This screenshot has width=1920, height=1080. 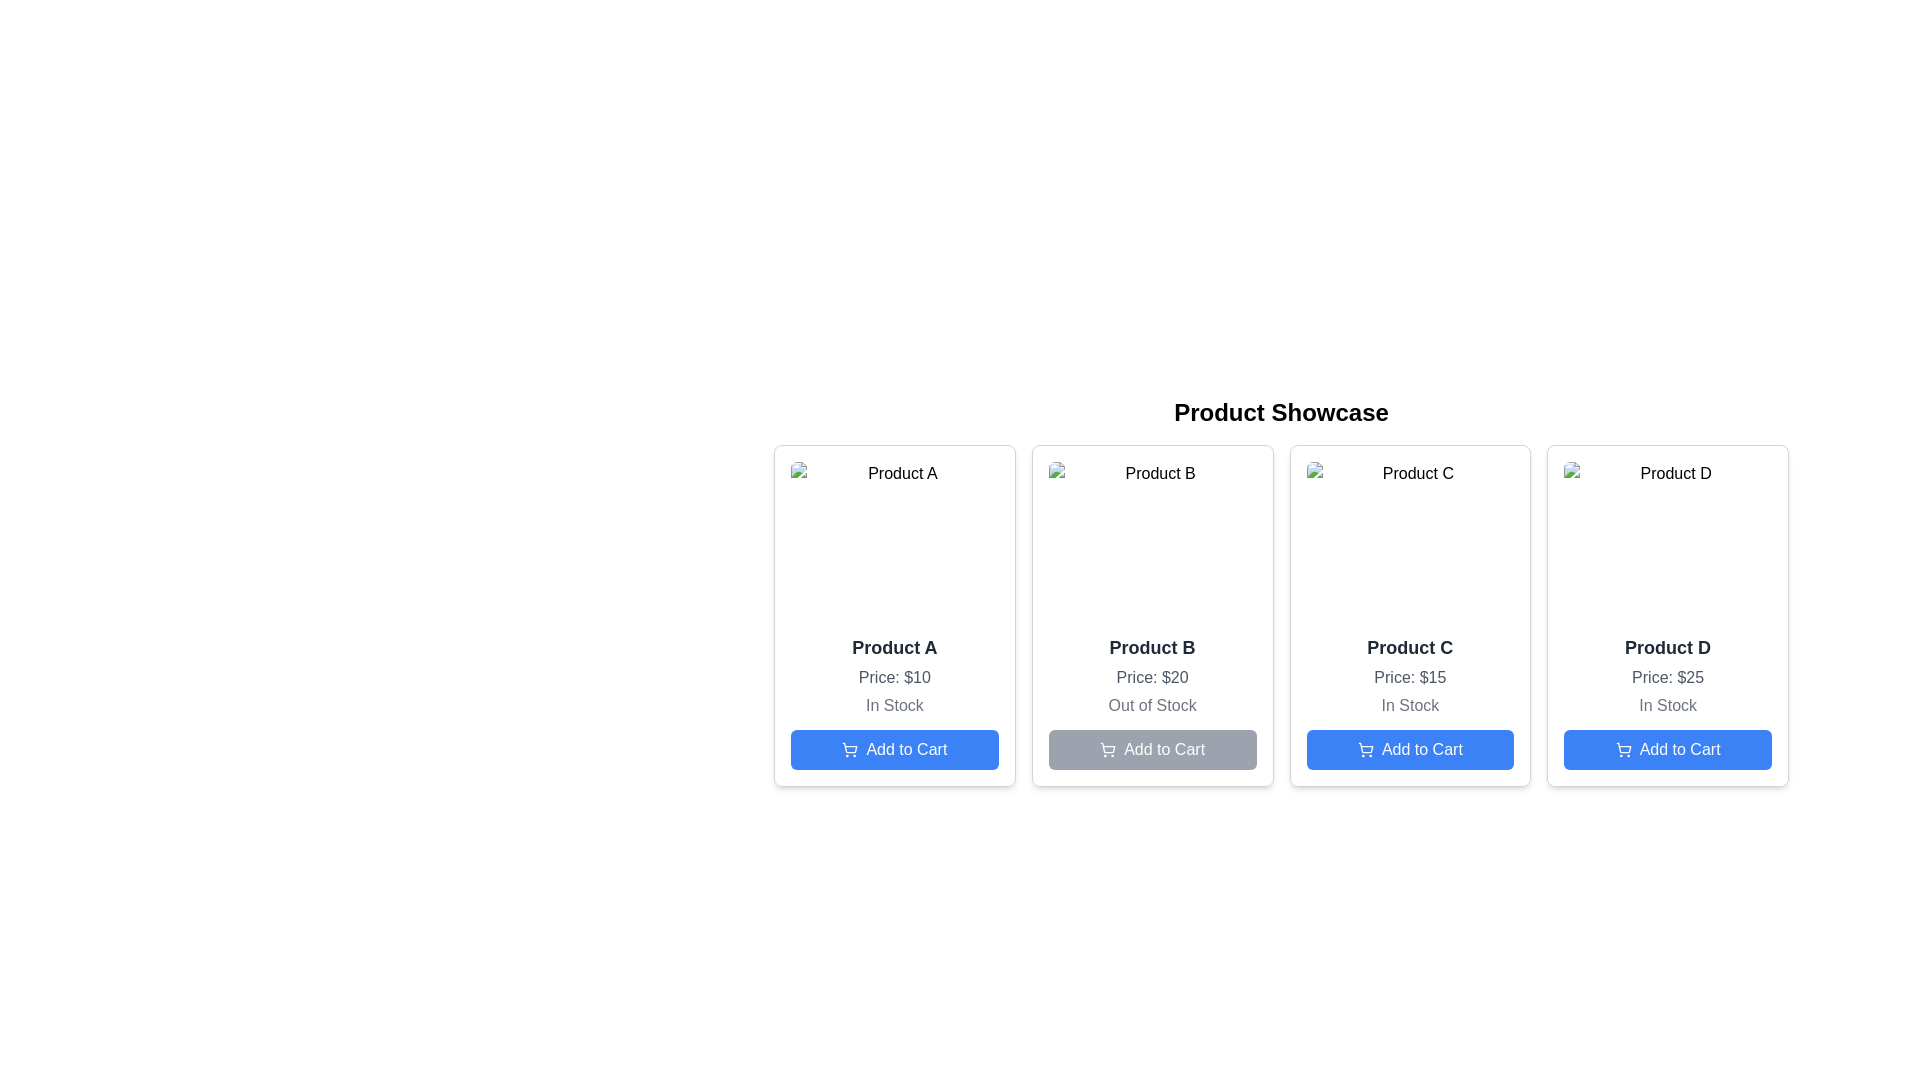 What do you see at coordinates (1409, 542) in the screenshot?
I see `the image representing 'Product C' within the product card` at bounding box center [1409, 542].